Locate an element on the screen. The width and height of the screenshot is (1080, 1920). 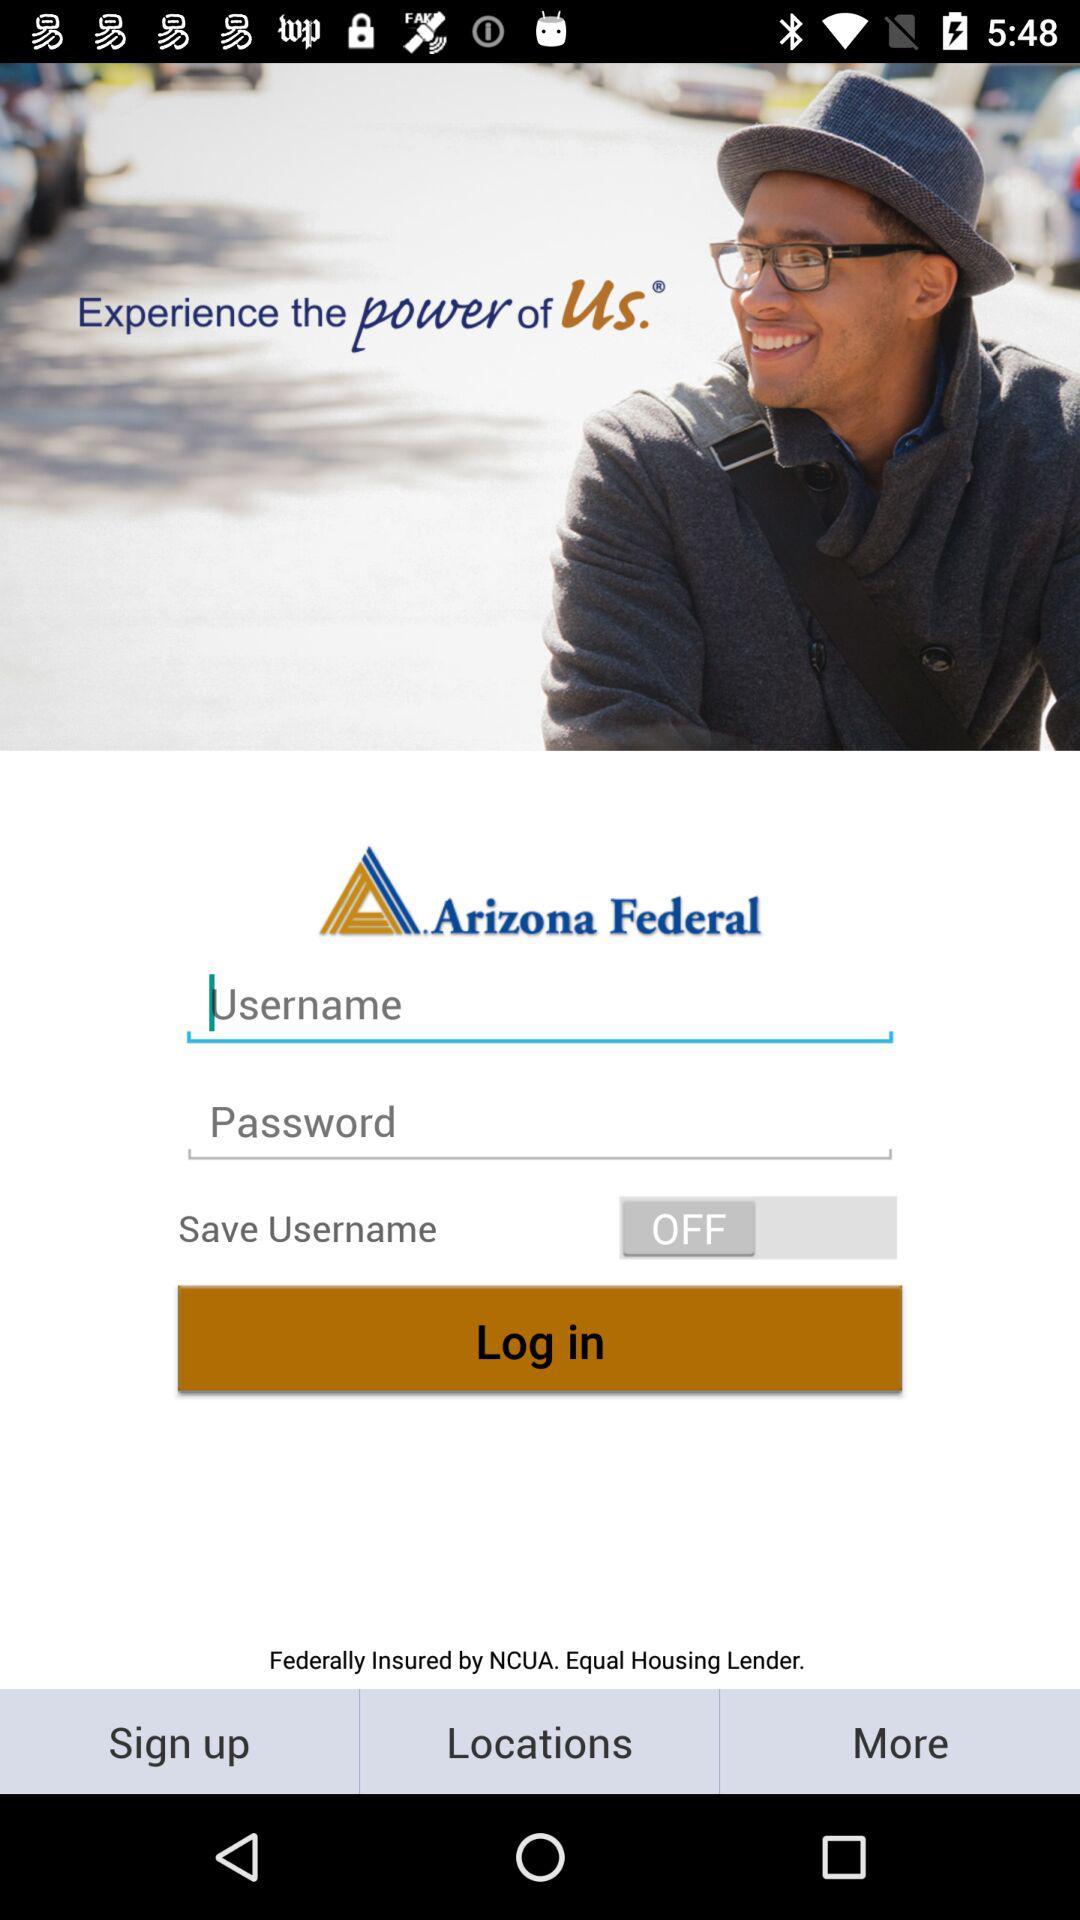
the item next to locations is located at coordinates (898, 1740).